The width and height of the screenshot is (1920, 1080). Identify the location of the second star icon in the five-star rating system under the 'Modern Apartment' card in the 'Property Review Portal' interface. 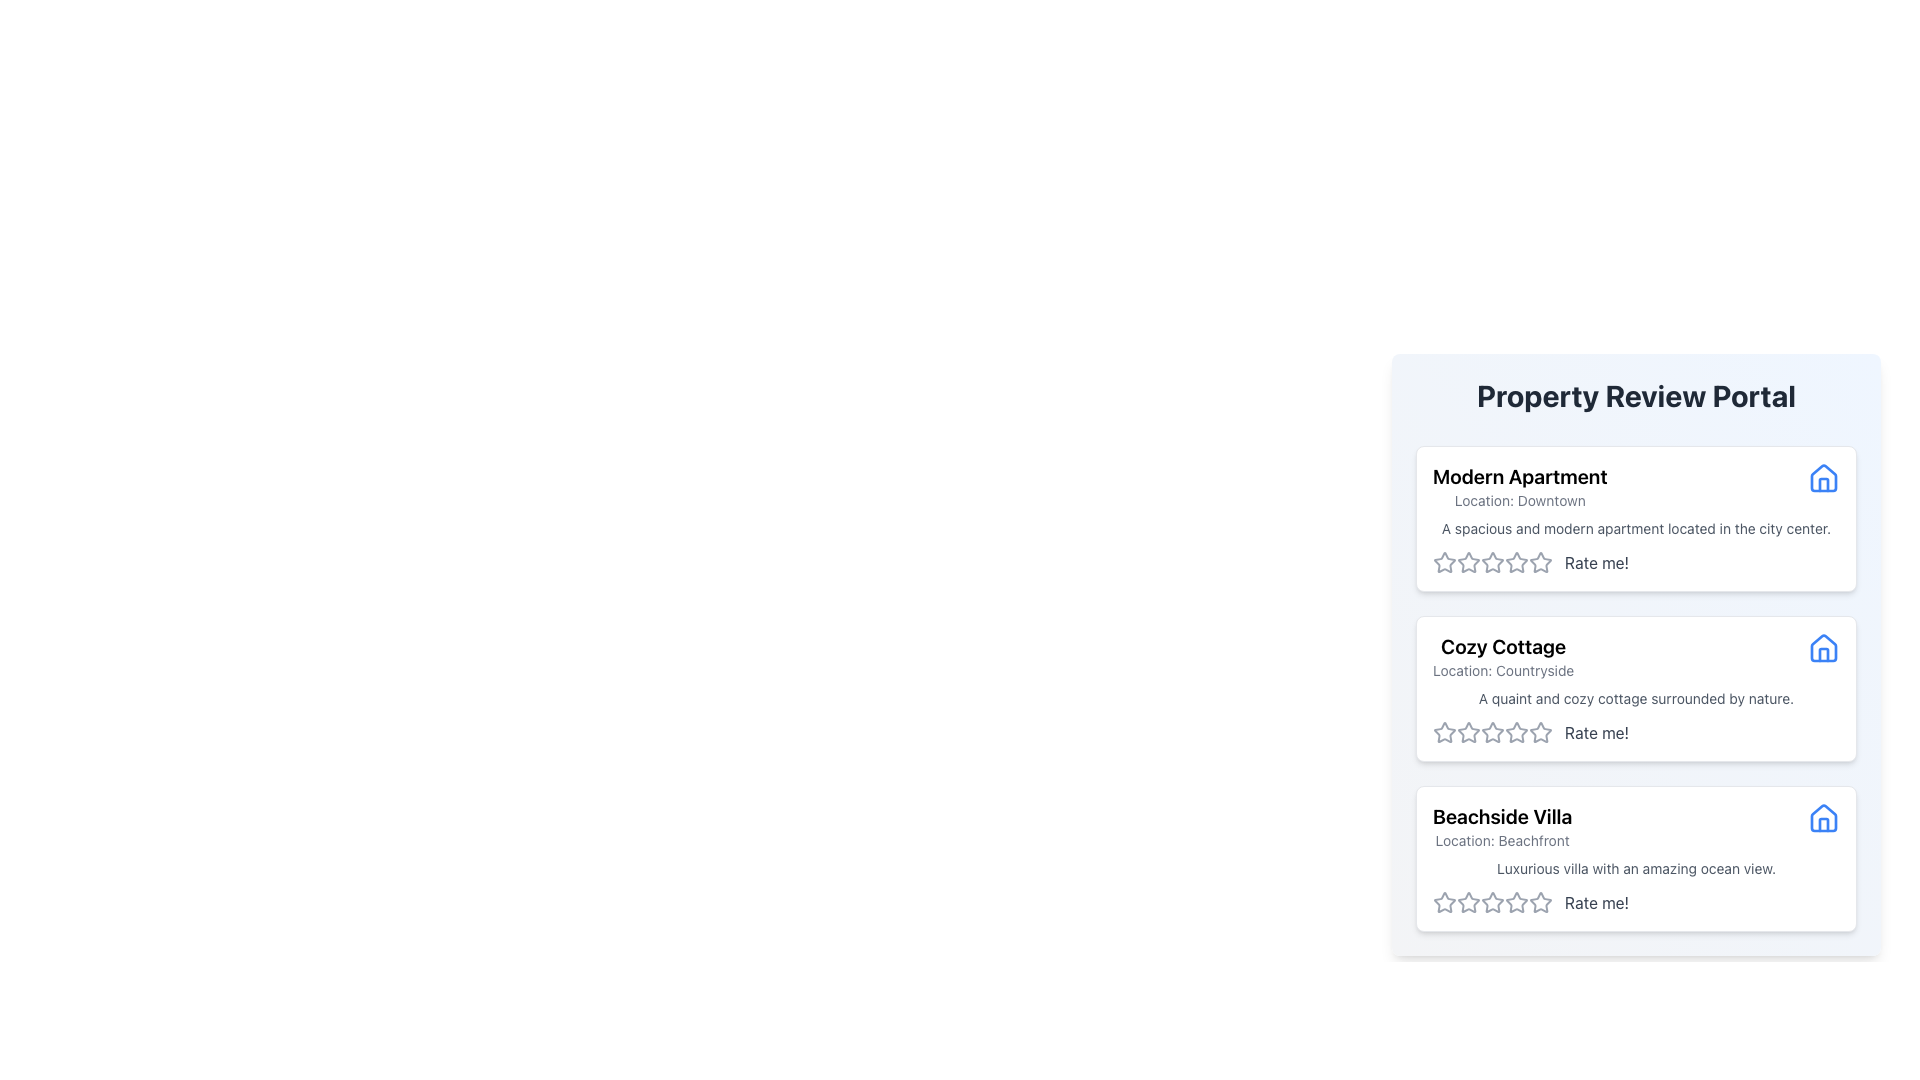
(1468, 563).